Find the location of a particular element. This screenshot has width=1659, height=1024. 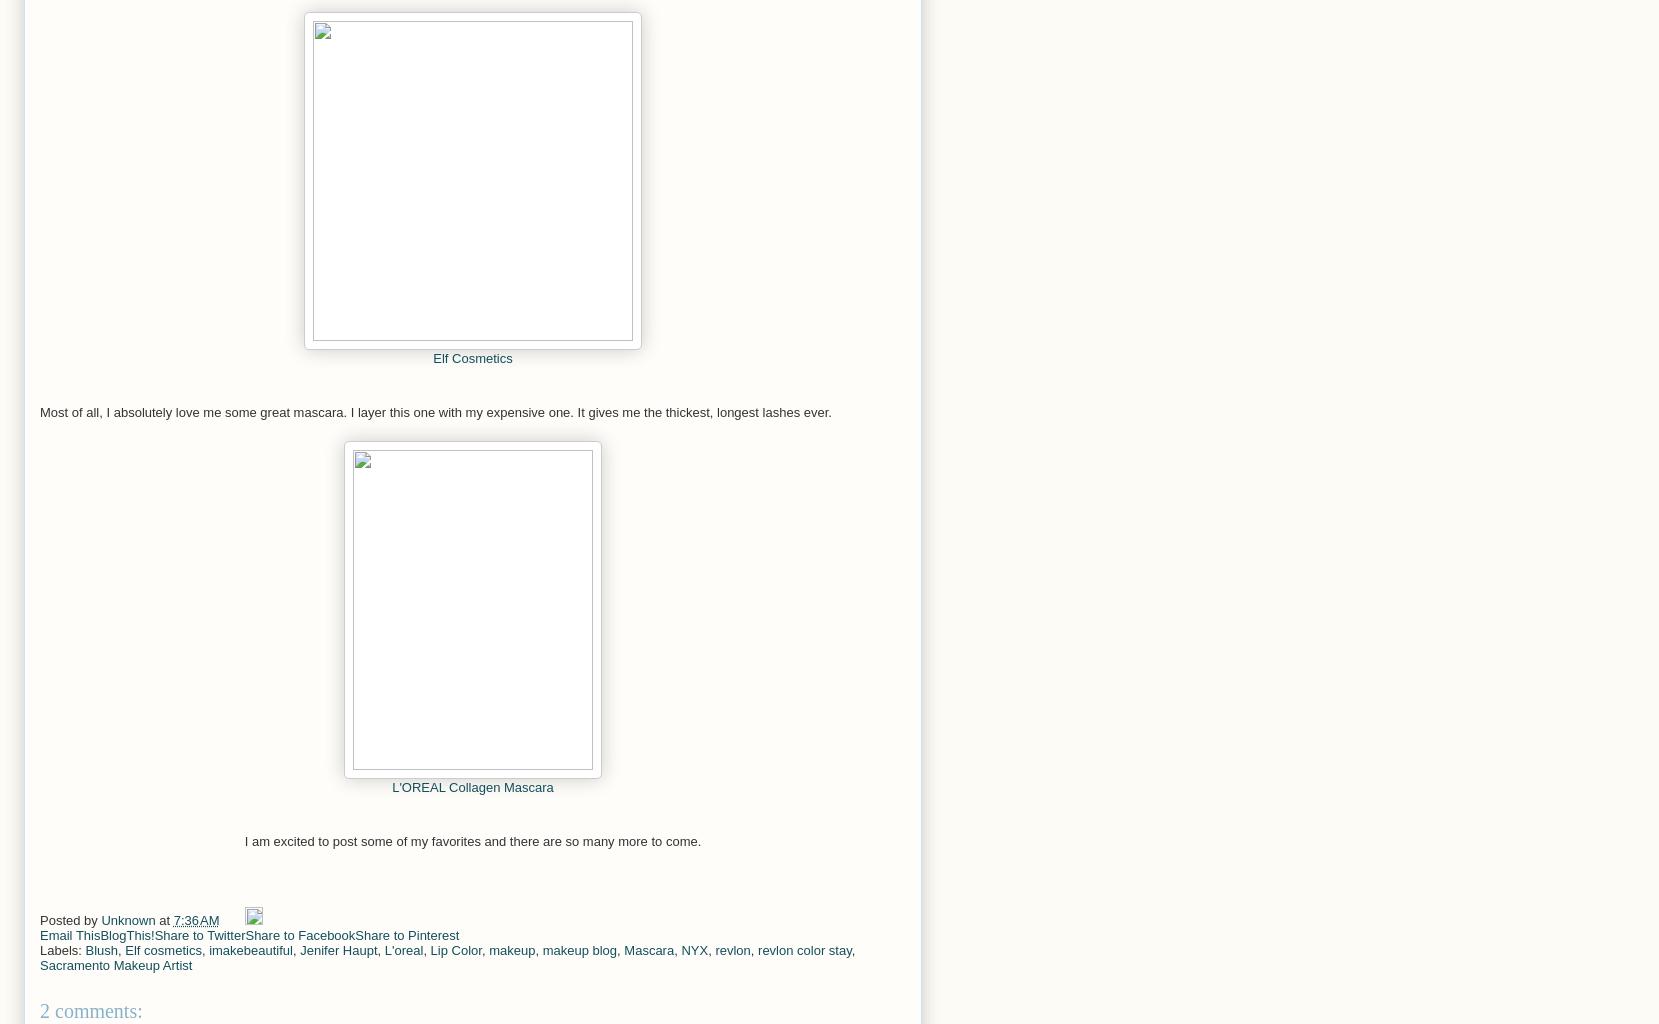

'I am excited to post some of my favorites and there are so many more to come.' is located at coordinates (243, 840).